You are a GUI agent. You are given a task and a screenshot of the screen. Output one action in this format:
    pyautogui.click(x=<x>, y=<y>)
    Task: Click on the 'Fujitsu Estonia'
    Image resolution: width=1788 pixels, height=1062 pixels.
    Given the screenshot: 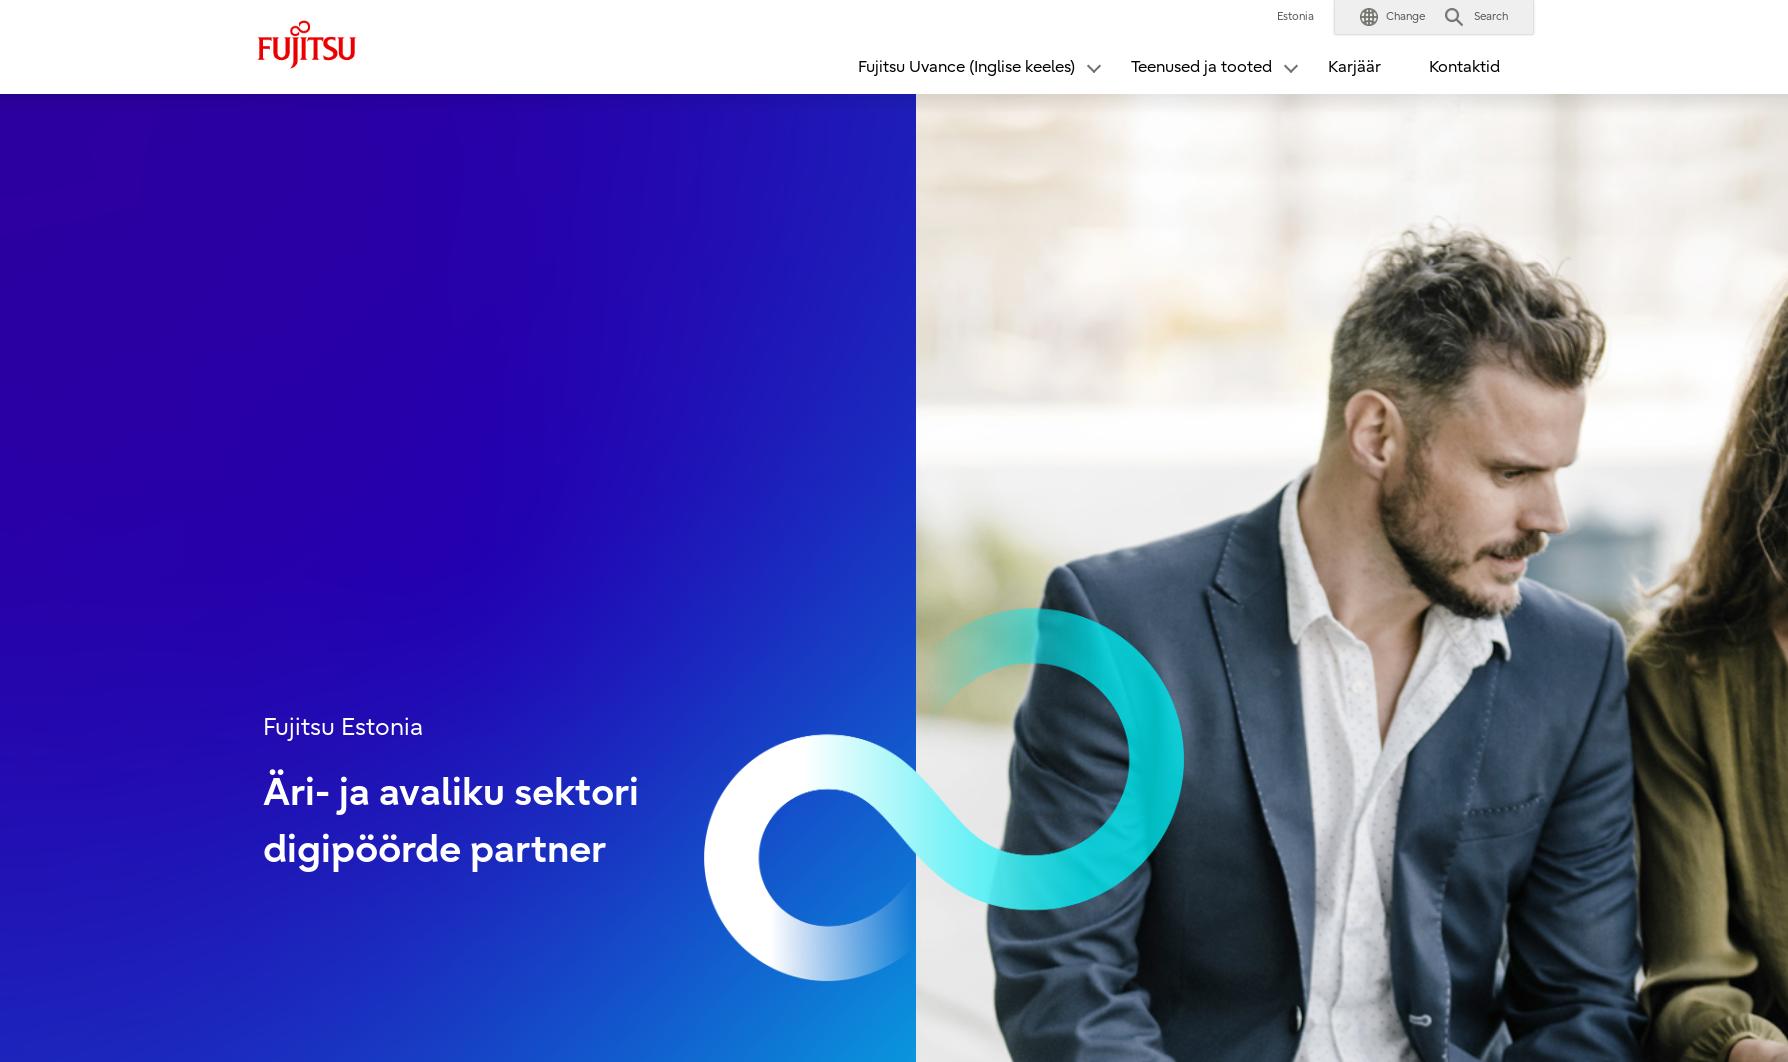 What is the action you would take?
    pyautogui.click(x=341, y=727)
    